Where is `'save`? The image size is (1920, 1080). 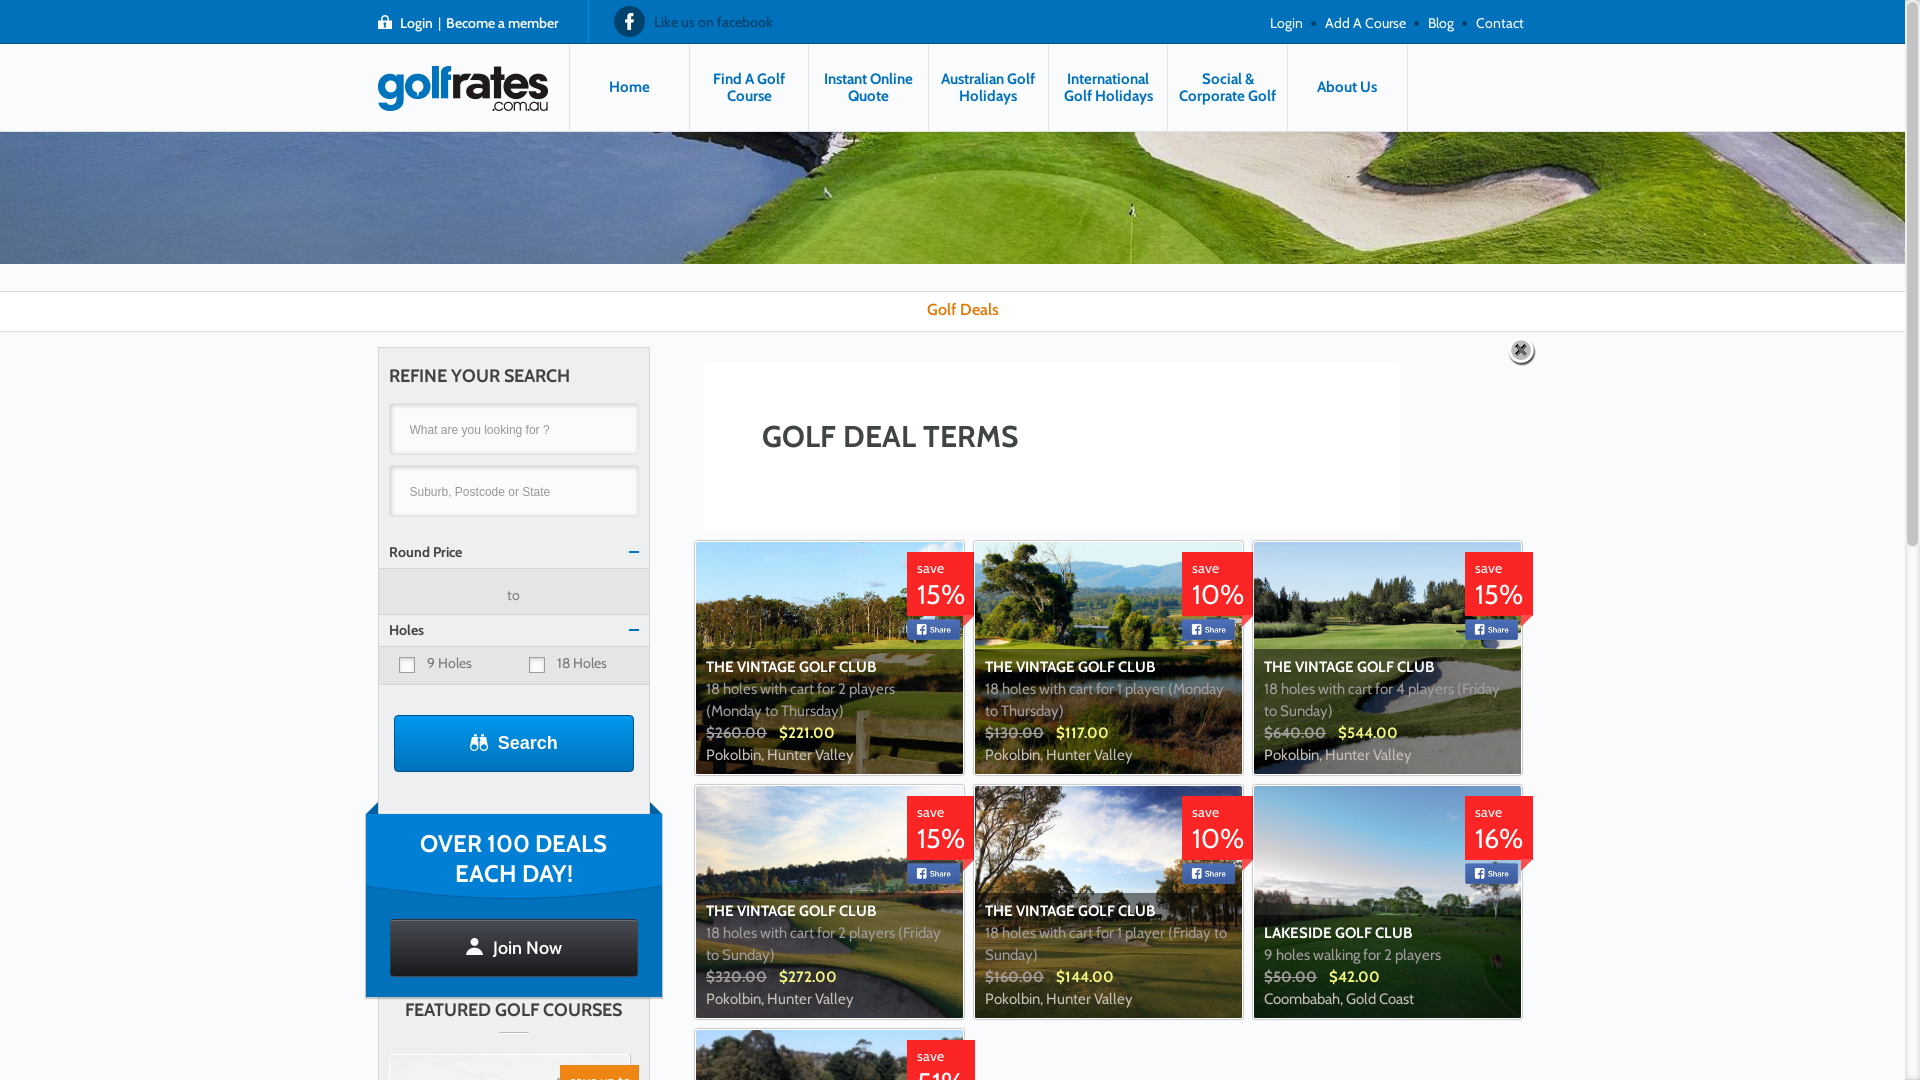 'save is located at coordinates (939, 833).